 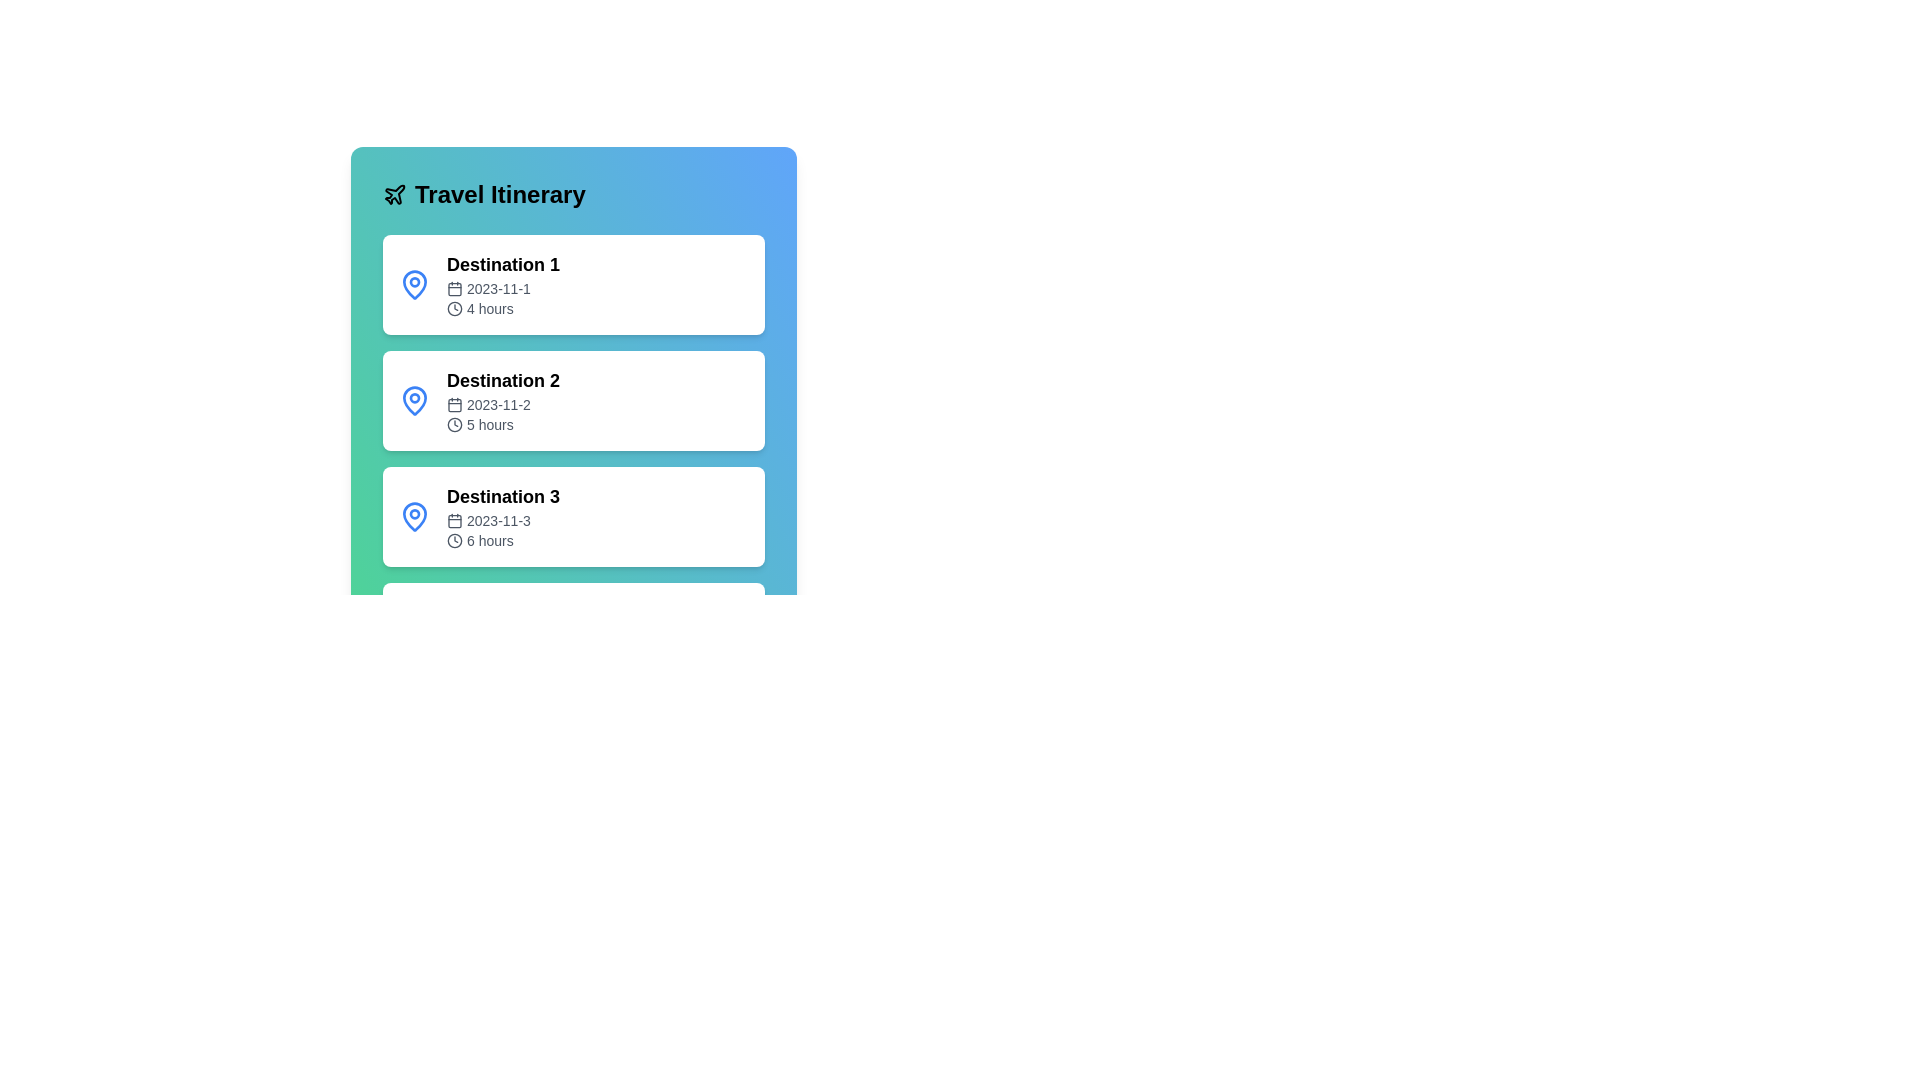 I want to click on the static text element displaying the duration or time for 'Destination 3', located at the bottom-right of the third block under the date '2023-11-3', so click(x=503, y=540).